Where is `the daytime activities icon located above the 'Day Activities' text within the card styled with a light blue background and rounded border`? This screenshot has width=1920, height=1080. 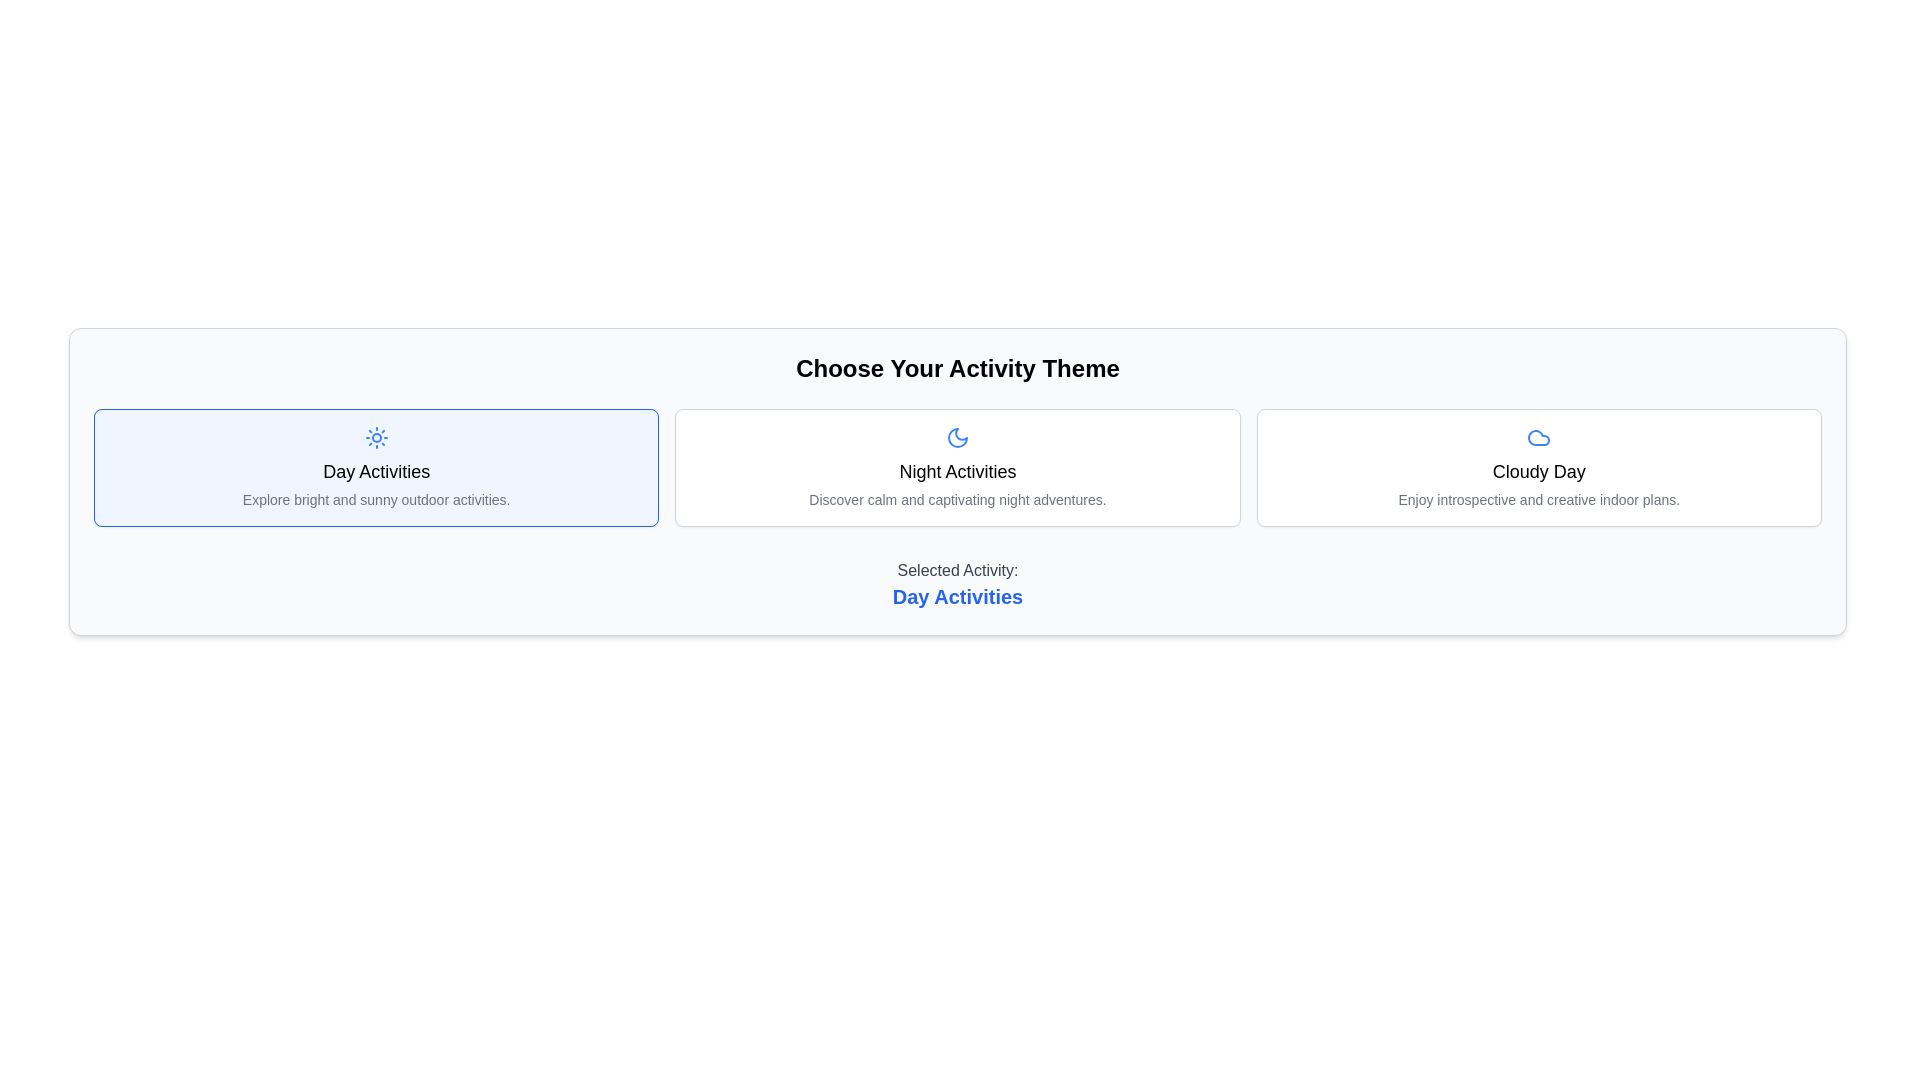
the daytime activities icon located above the 'Day Activities' text within the card styled with a light blue background and rounded border is located at coordinates (376, 437).